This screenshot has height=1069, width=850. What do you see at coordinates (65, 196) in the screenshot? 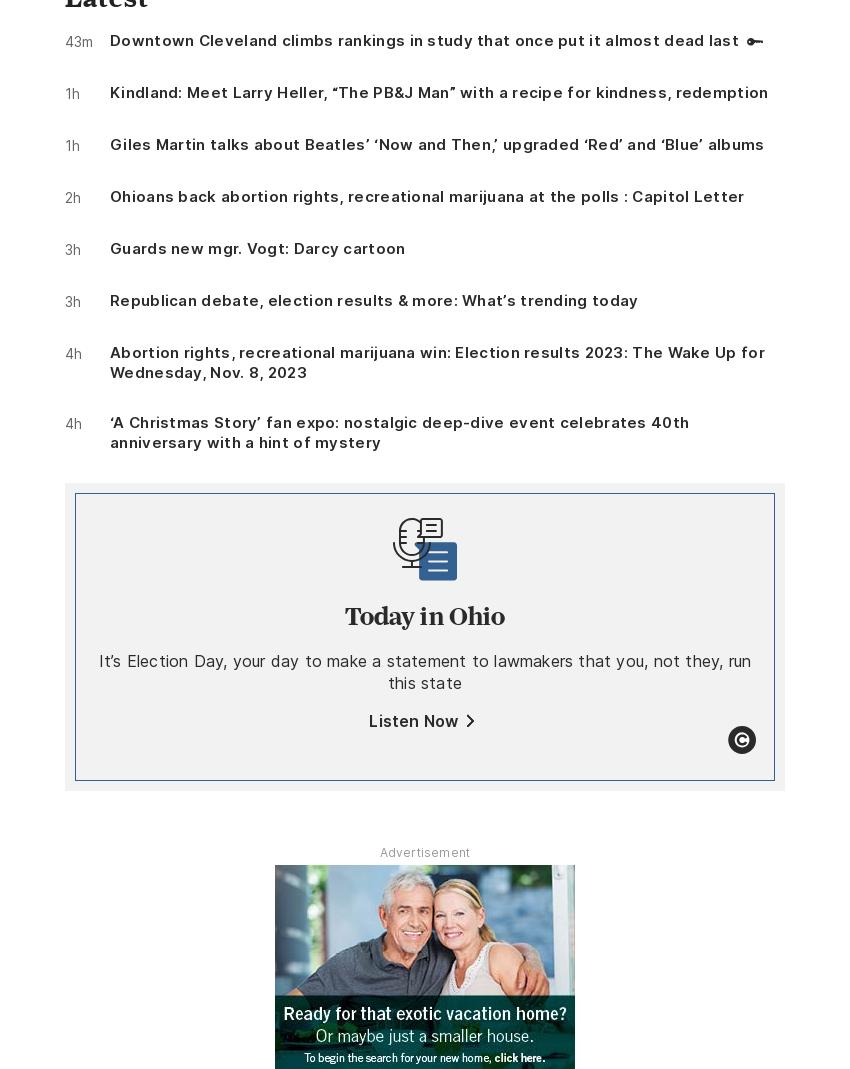
I see `'2h'` at bounding box center [65, 196].